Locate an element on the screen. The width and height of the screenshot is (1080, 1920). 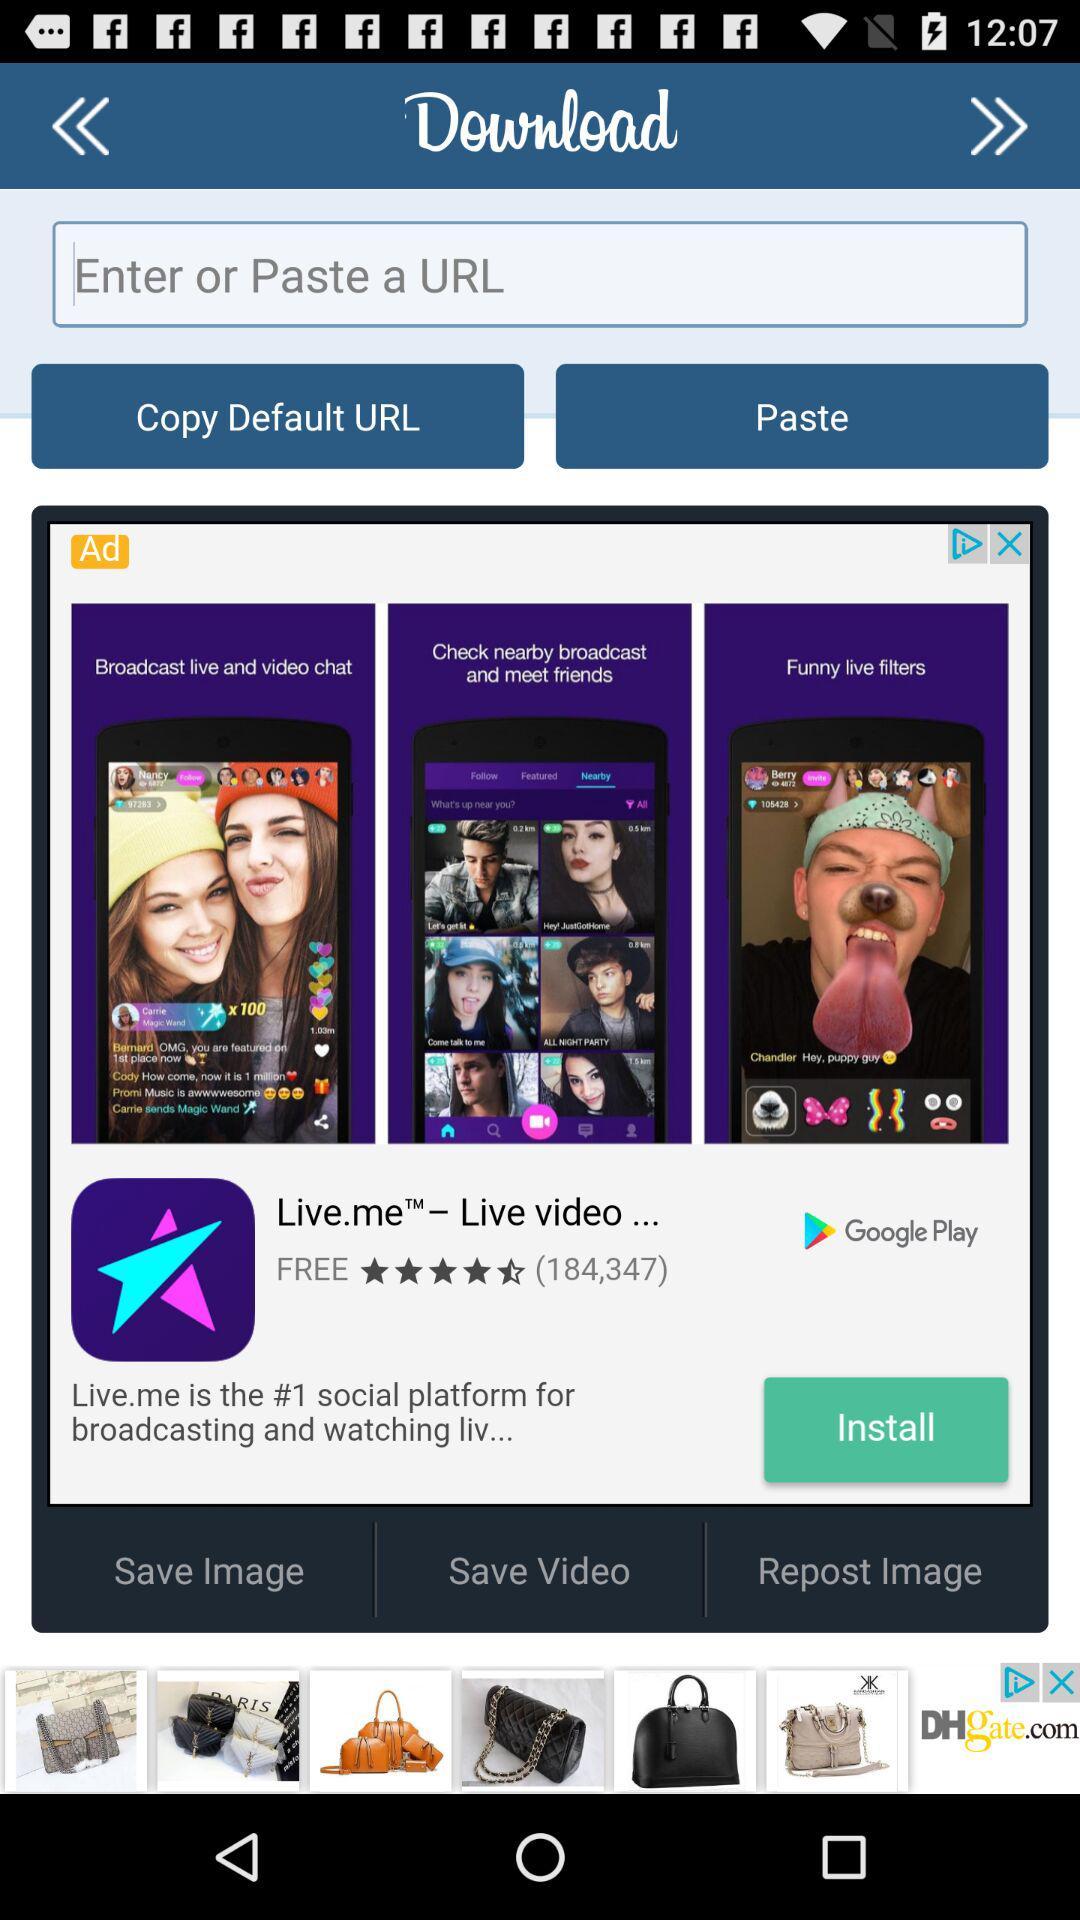
this button in paste a url is located at coordinates (540, 273).